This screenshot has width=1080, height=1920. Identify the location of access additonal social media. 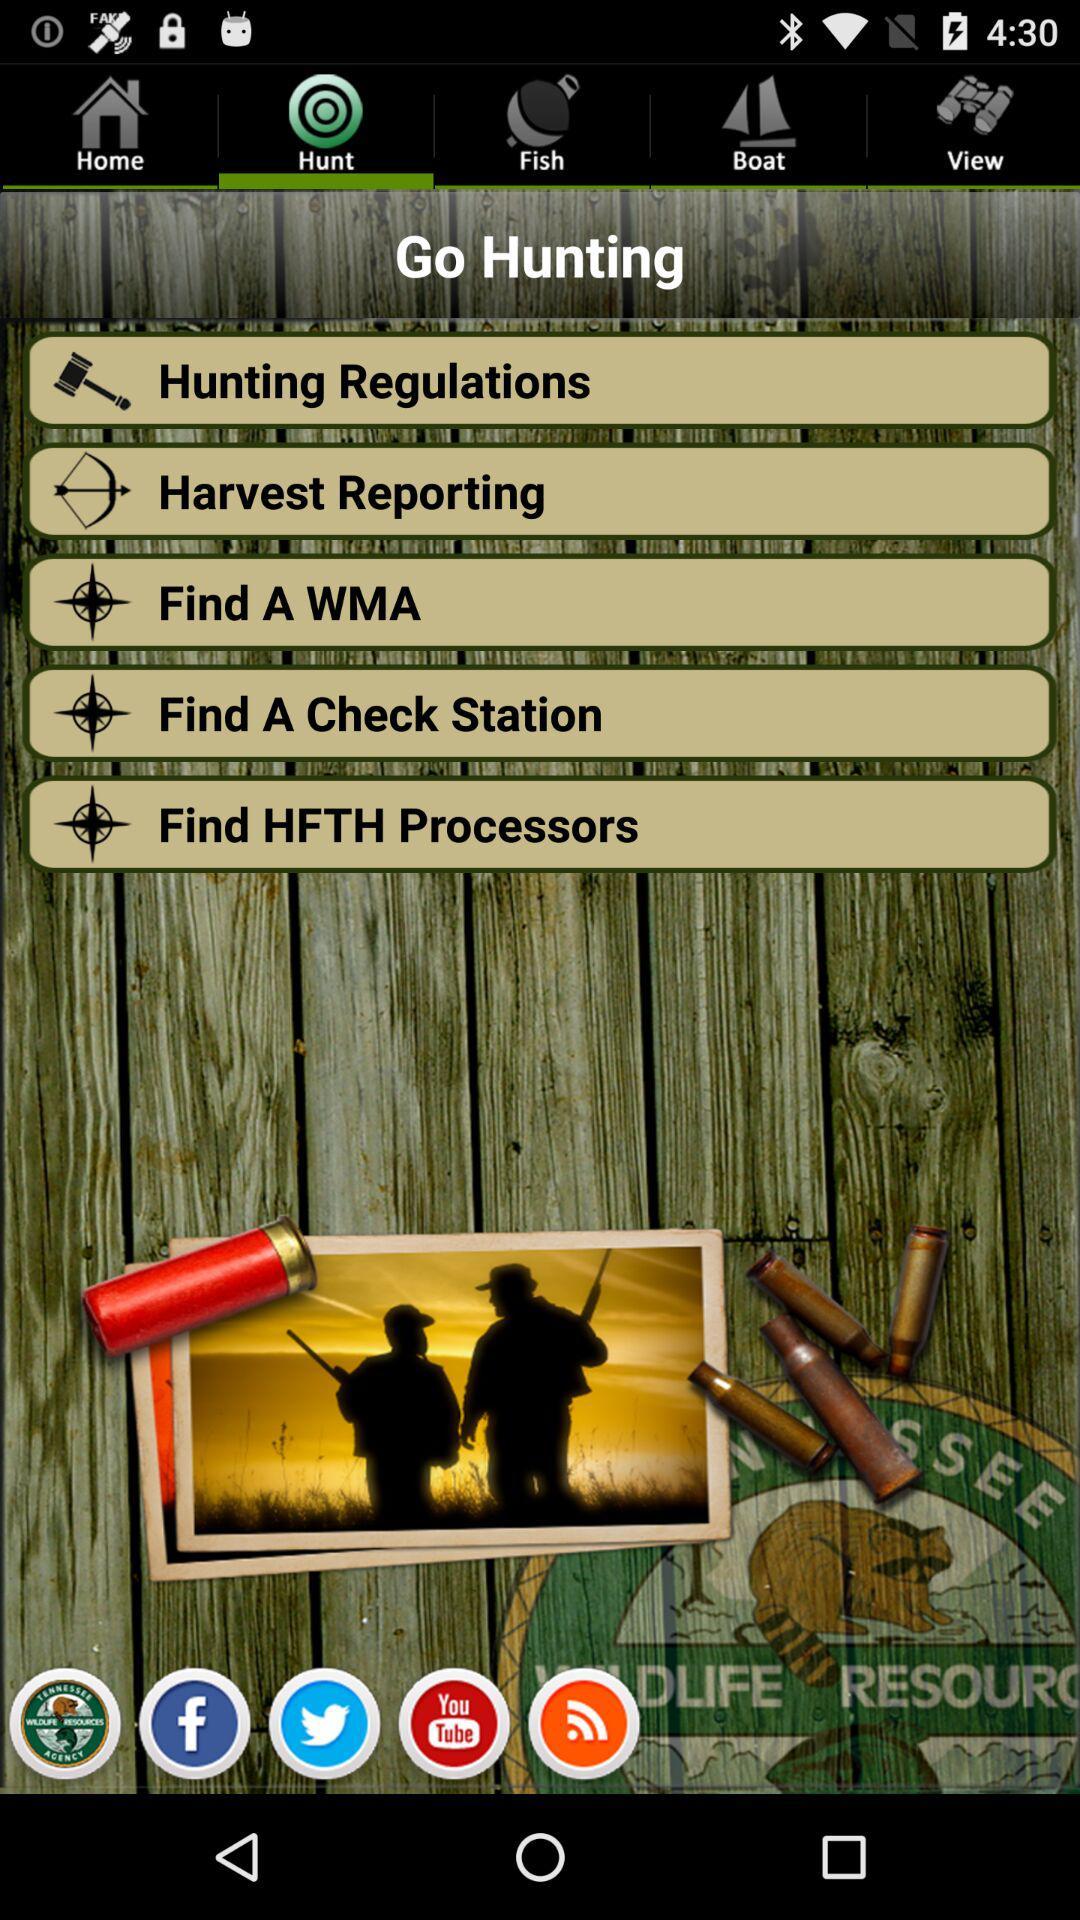
(583, 1728).